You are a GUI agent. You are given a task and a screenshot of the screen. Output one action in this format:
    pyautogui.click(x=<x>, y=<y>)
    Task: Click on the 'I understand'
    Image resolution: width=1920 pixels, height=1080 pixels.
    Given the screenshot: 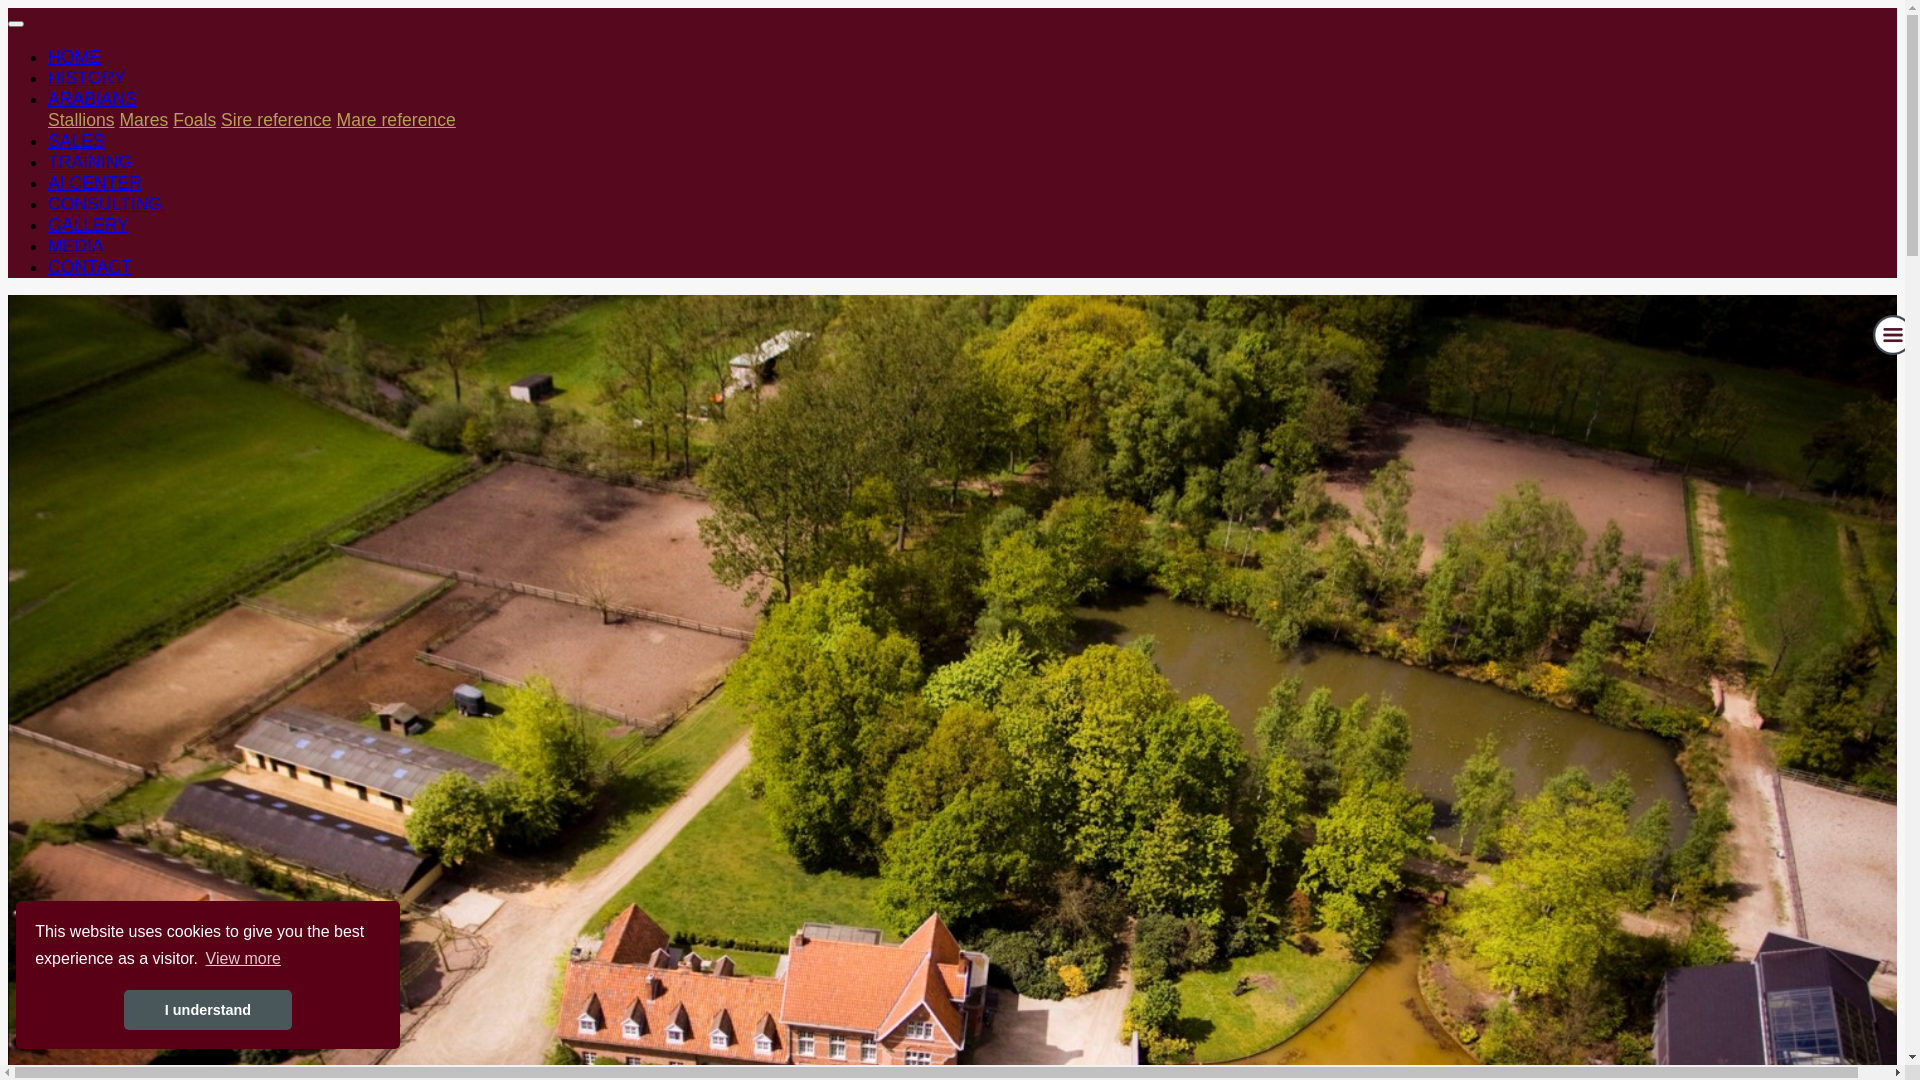 What is the action you would take?
    pyautogui.click(x=207, y=1010)
    